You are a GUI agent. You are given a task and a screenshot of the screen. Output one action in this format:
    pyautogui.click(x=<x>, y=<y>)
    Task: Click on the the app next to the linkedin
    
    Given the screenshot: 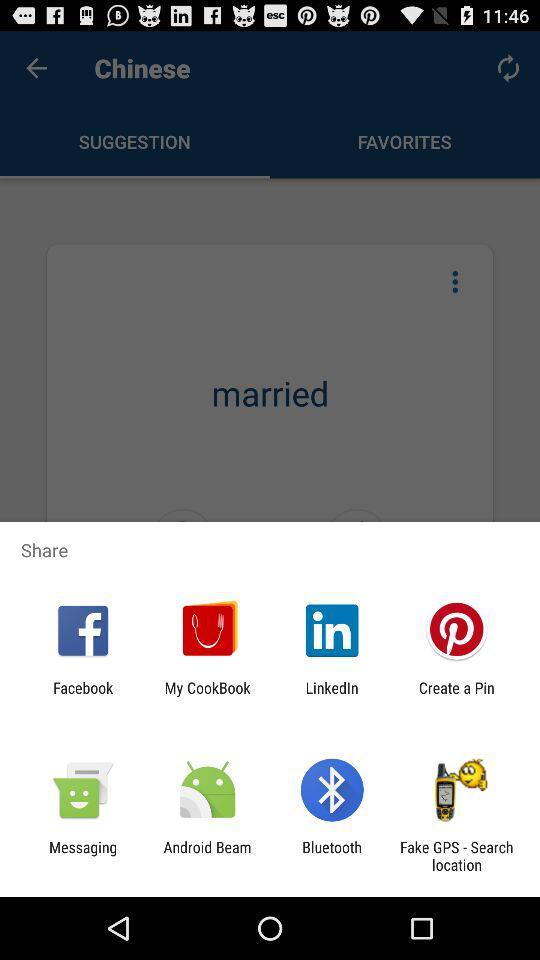 What is the action you would take?
    pyautogui.click(x=206, y=696)
    